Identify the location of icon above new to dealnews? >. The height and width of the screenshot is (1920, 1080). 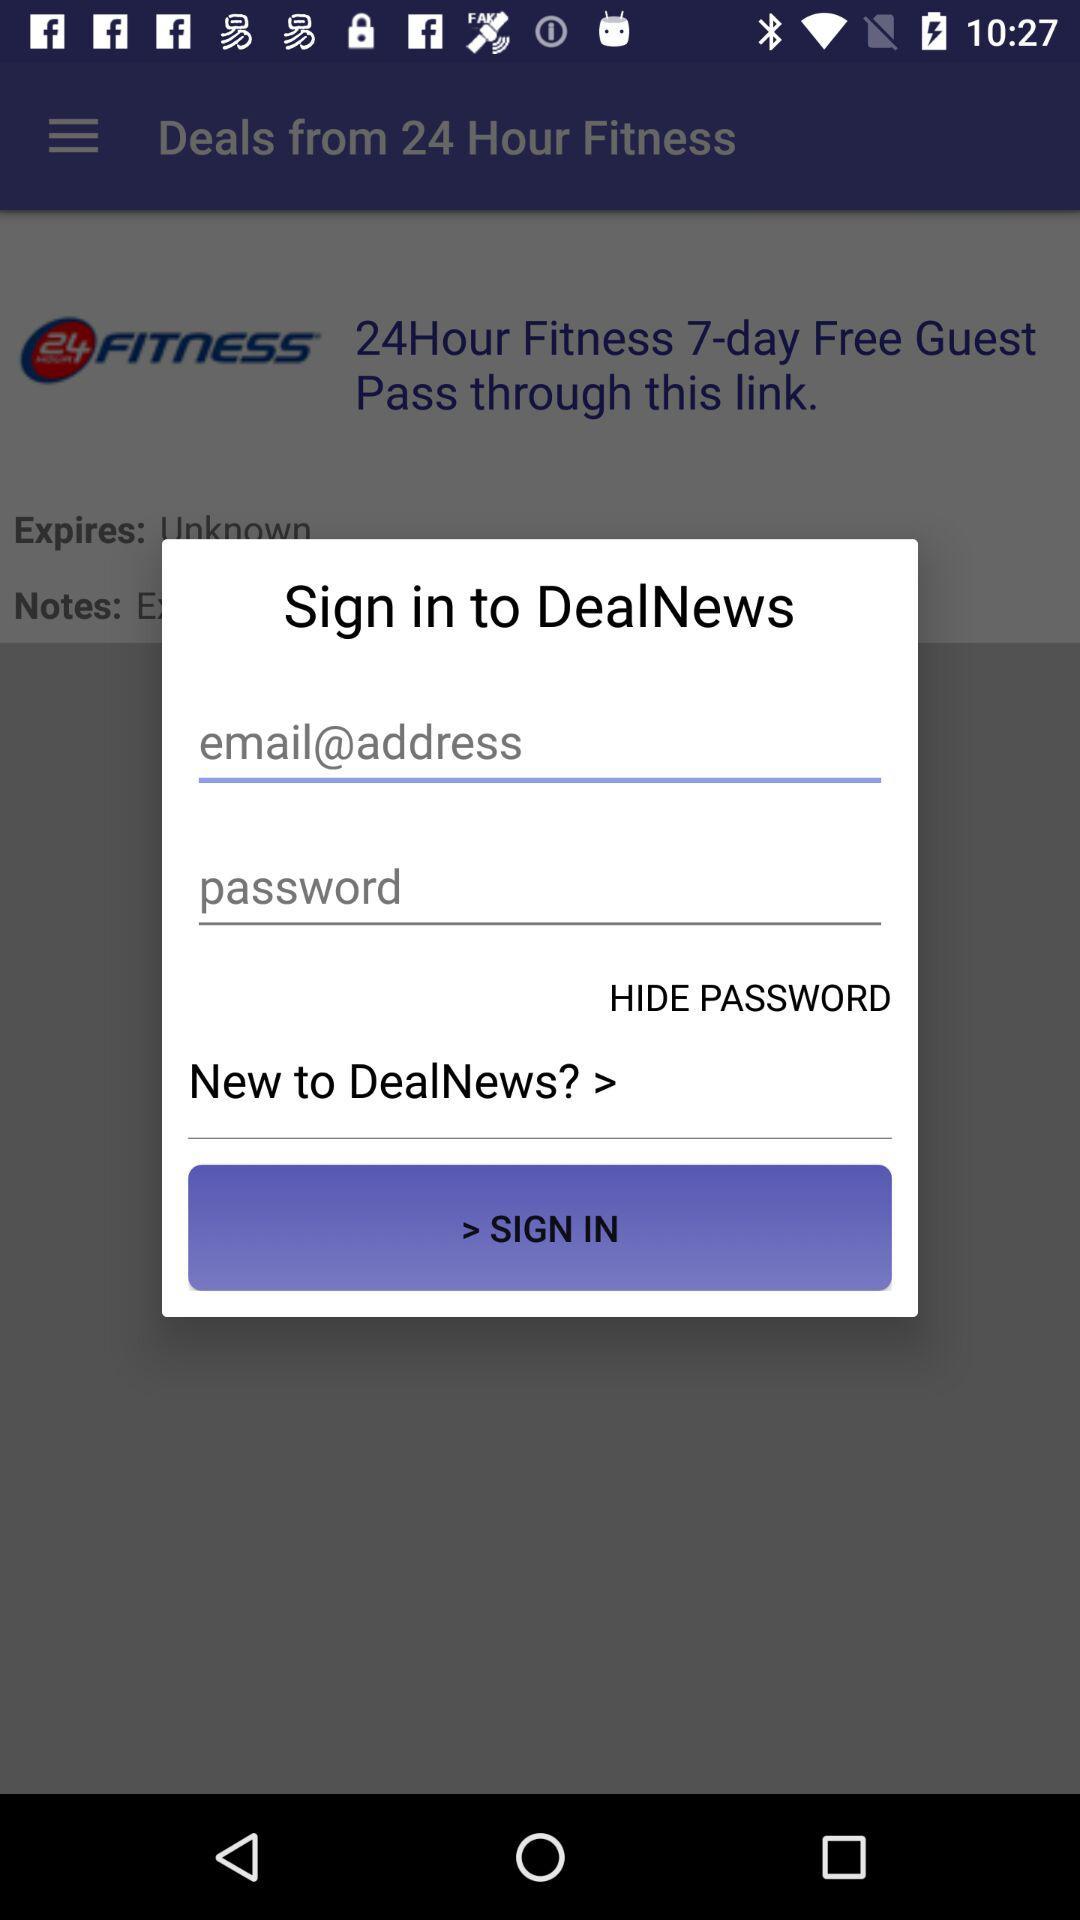
(750, 996).